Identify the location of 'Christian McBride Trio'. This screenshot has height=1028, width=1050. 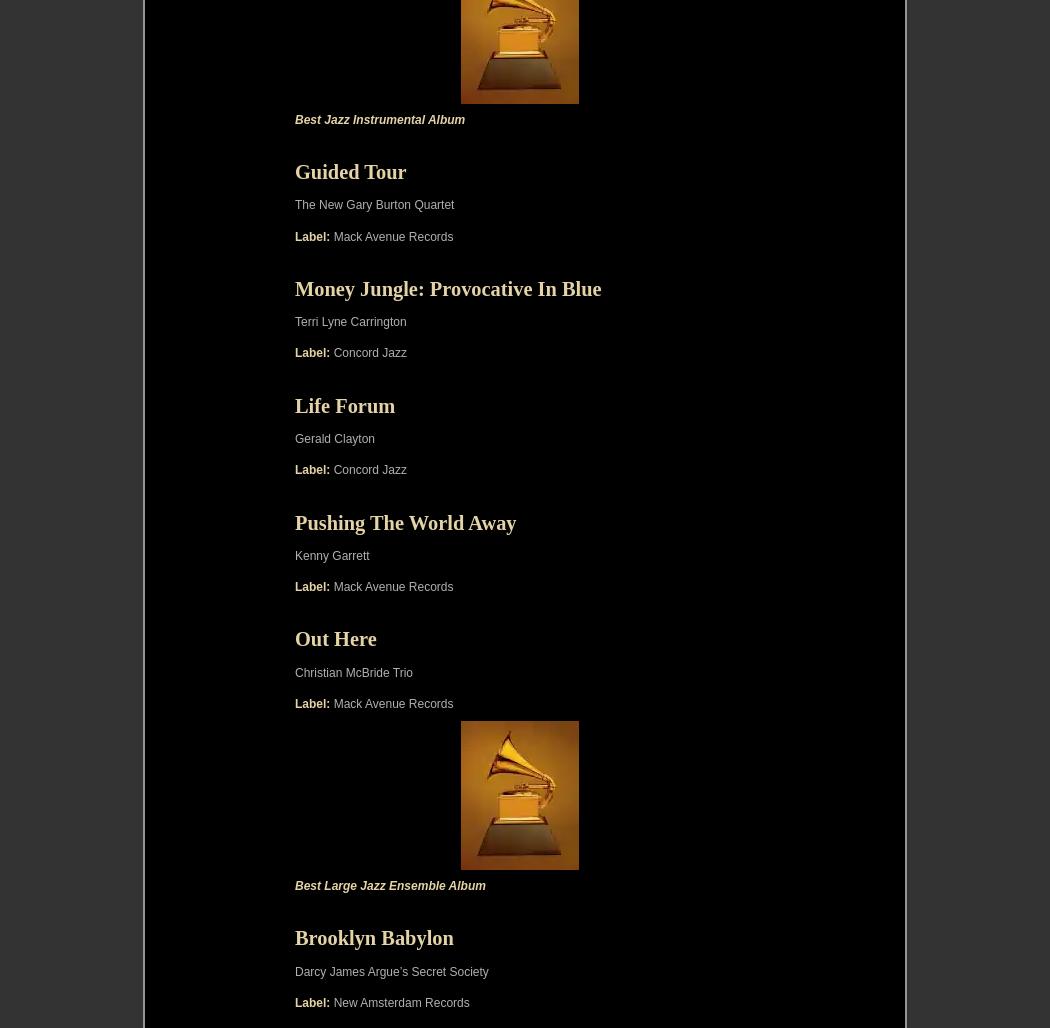
(352, 672).